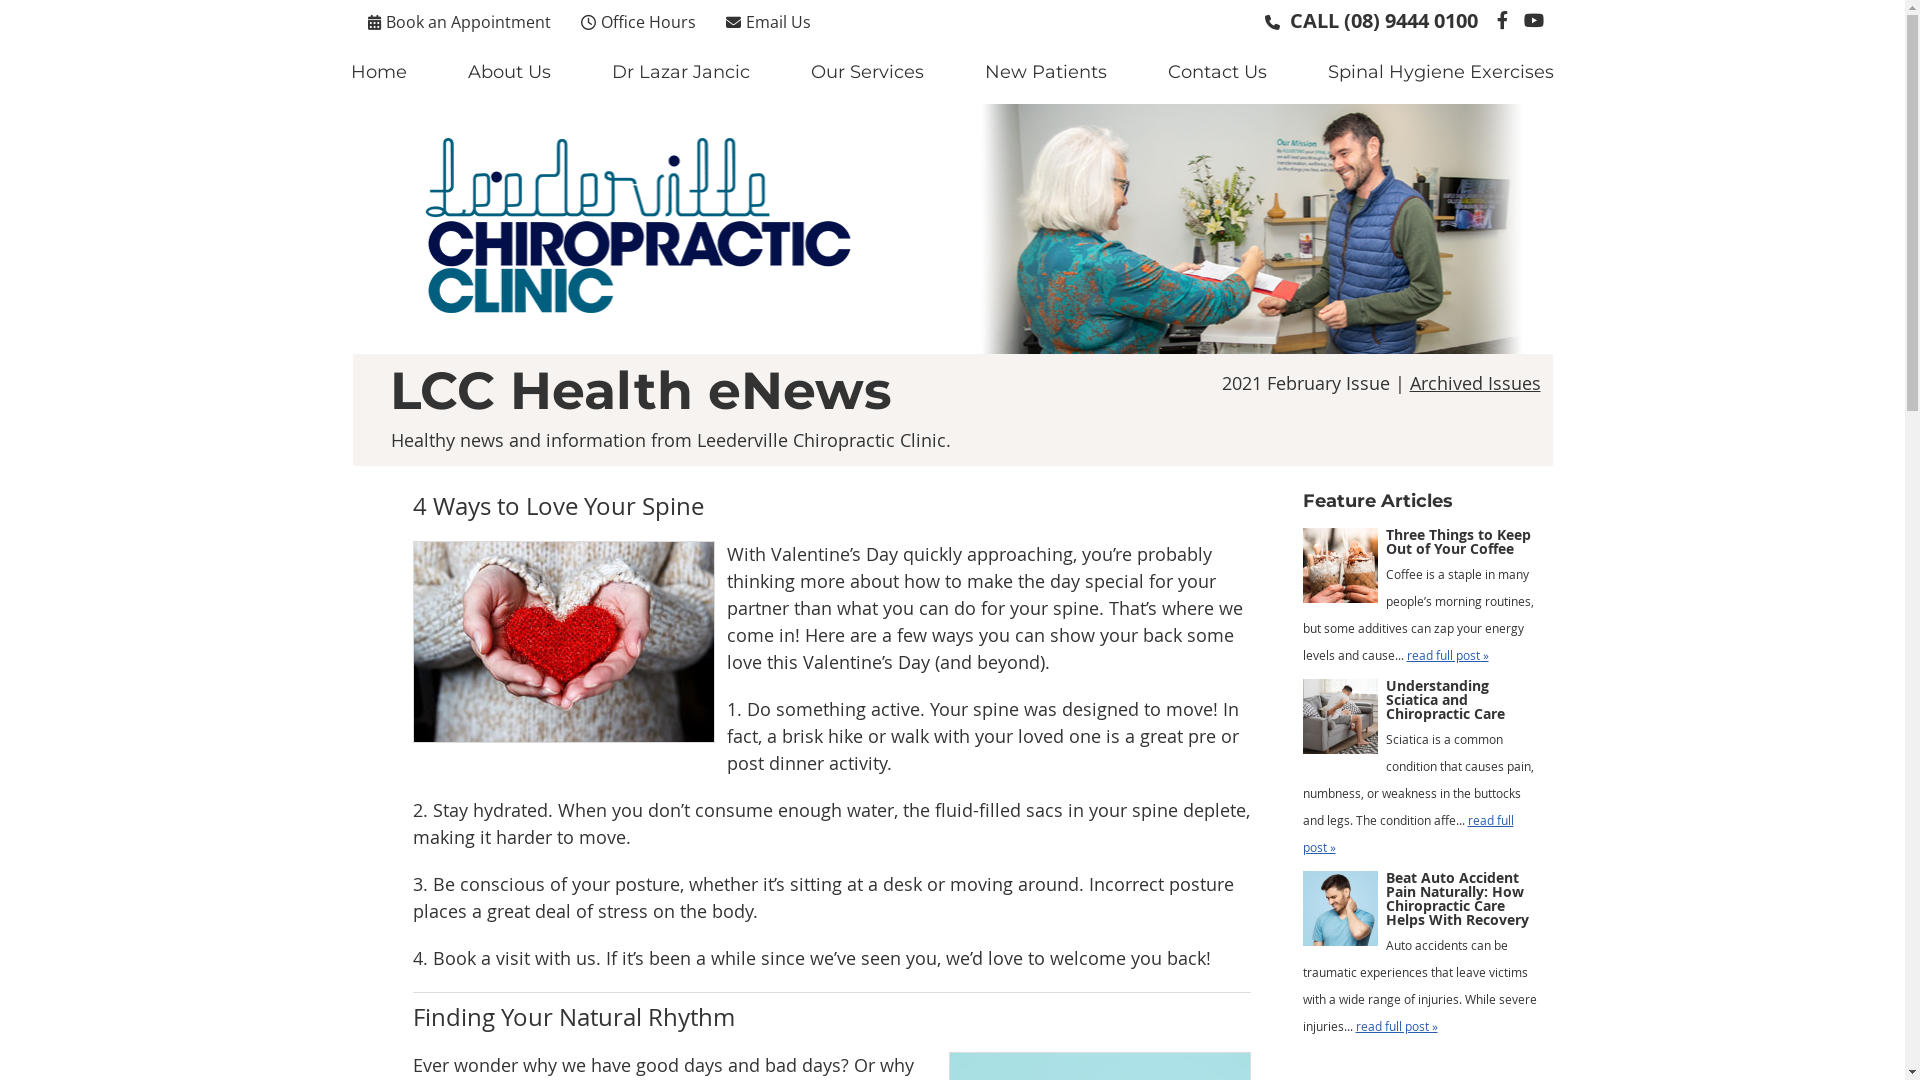  Describe the element at coordinates (569, 20) in the screenshot. I see `'Office Hours'` at that location.